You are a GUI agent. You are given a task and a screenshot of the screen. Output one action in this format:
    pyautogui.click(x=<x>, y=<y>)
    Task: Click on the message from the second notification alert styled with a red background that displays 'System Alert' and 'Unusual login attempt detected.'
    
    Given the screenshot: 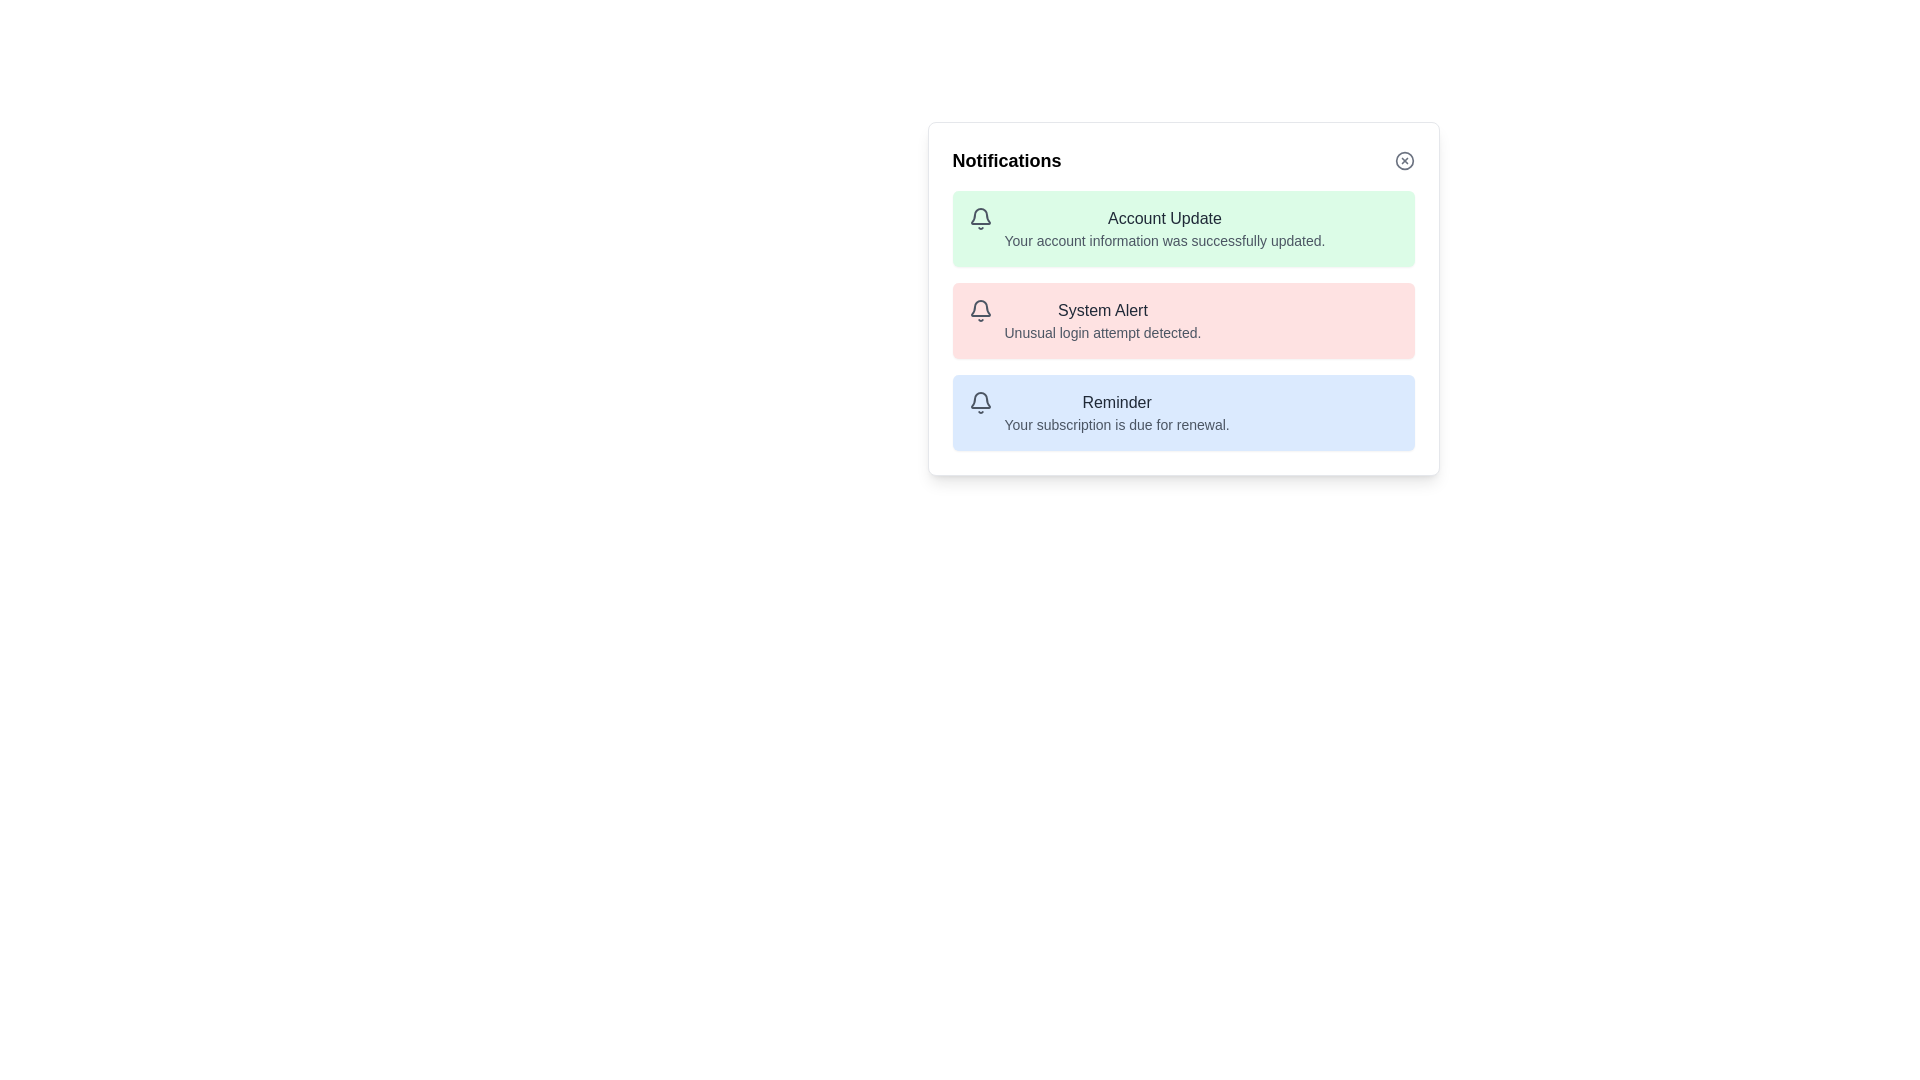 What is the action you would take?
    pyautogui.click(x=1183, y=319)
    